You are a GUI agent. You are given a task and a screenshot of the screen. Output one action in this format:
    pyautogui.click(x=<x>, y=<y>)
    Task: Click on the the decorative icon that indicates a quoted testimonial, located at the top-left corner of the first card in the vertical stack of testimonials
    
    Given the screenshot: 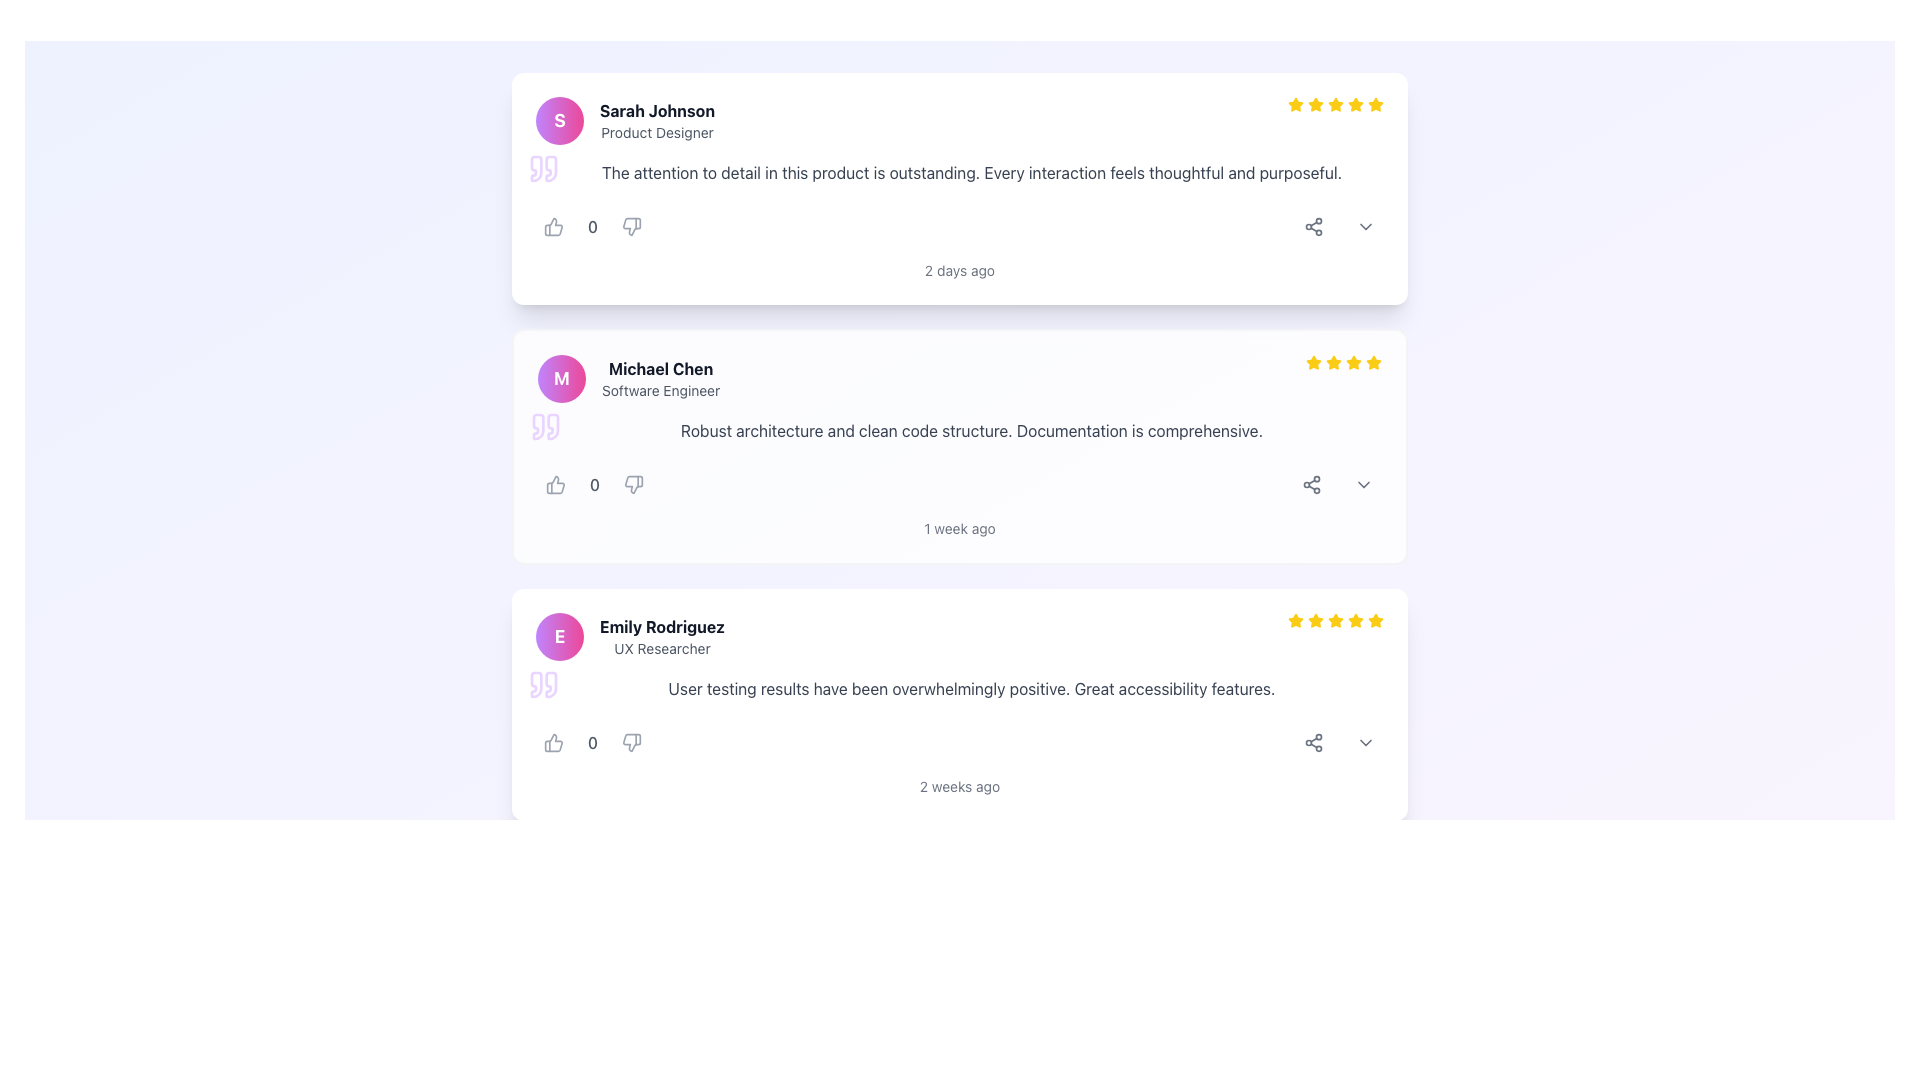 What is the action you would take?
    pyautogui.click(x=543, y=168)
    